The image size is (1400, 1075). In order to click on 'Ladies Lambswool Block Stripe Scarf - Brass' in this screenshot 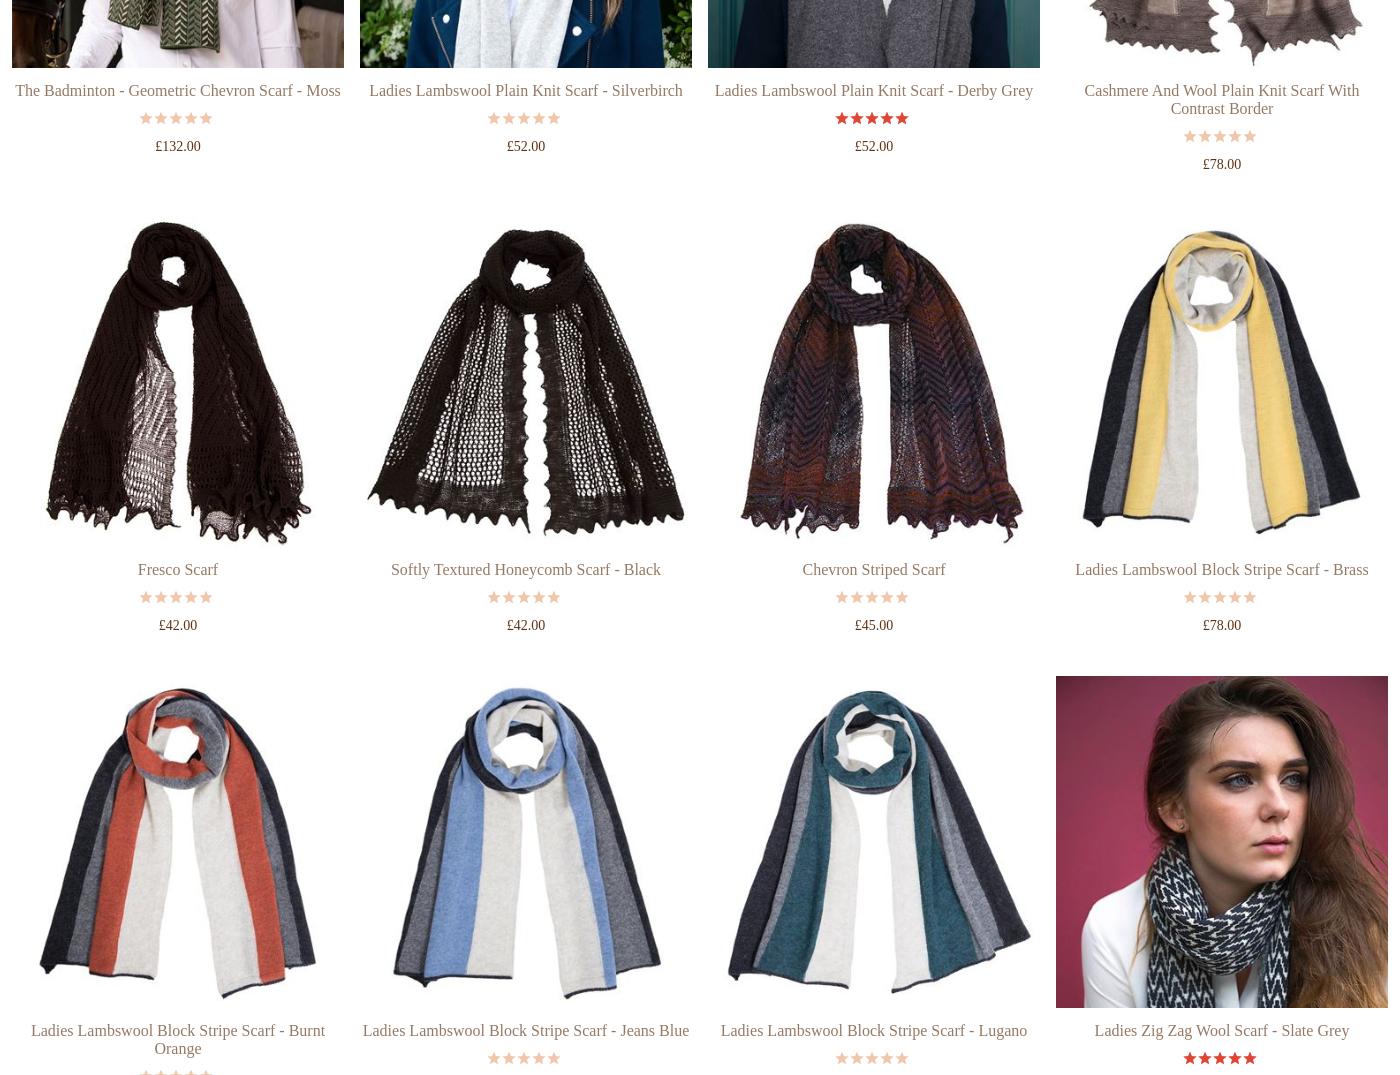, I will do `click(1221, 644)`.